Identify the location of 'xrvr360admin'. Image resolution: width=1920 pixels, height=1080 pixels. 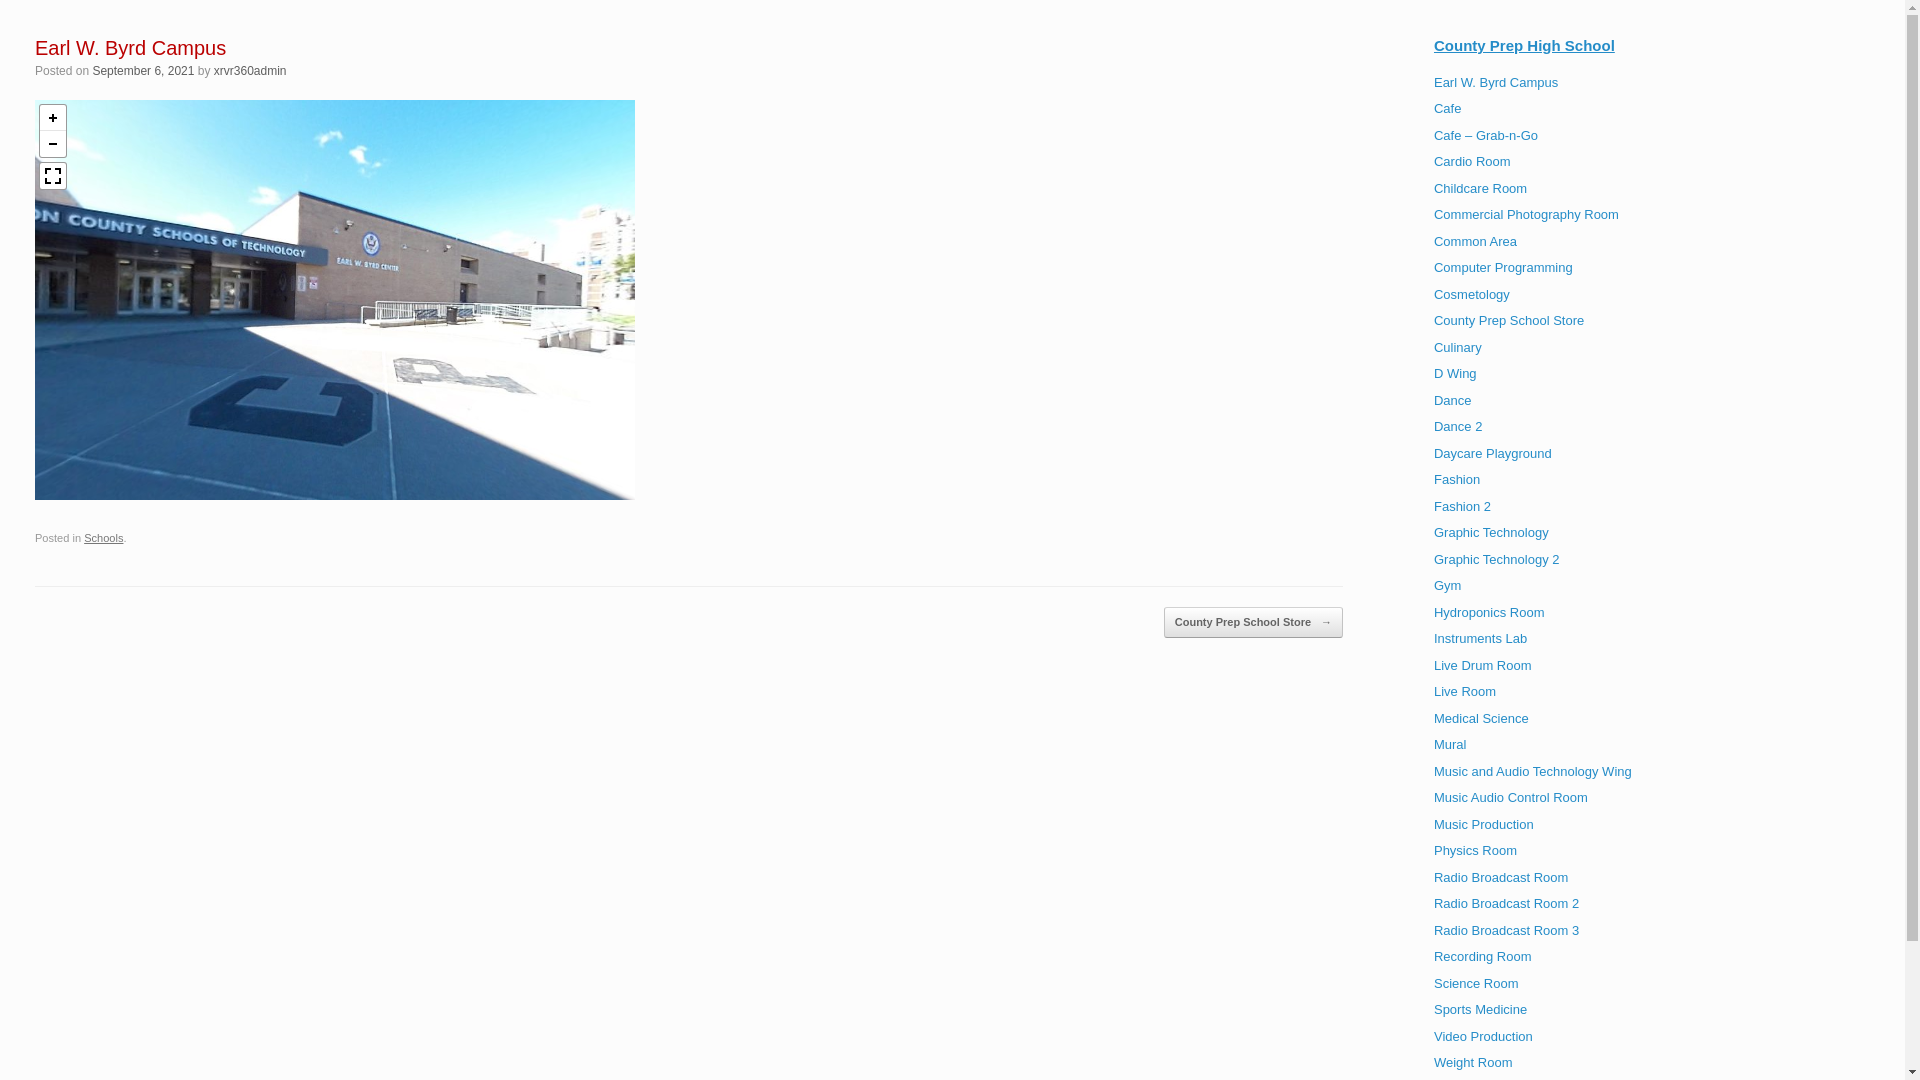
(249, 69).